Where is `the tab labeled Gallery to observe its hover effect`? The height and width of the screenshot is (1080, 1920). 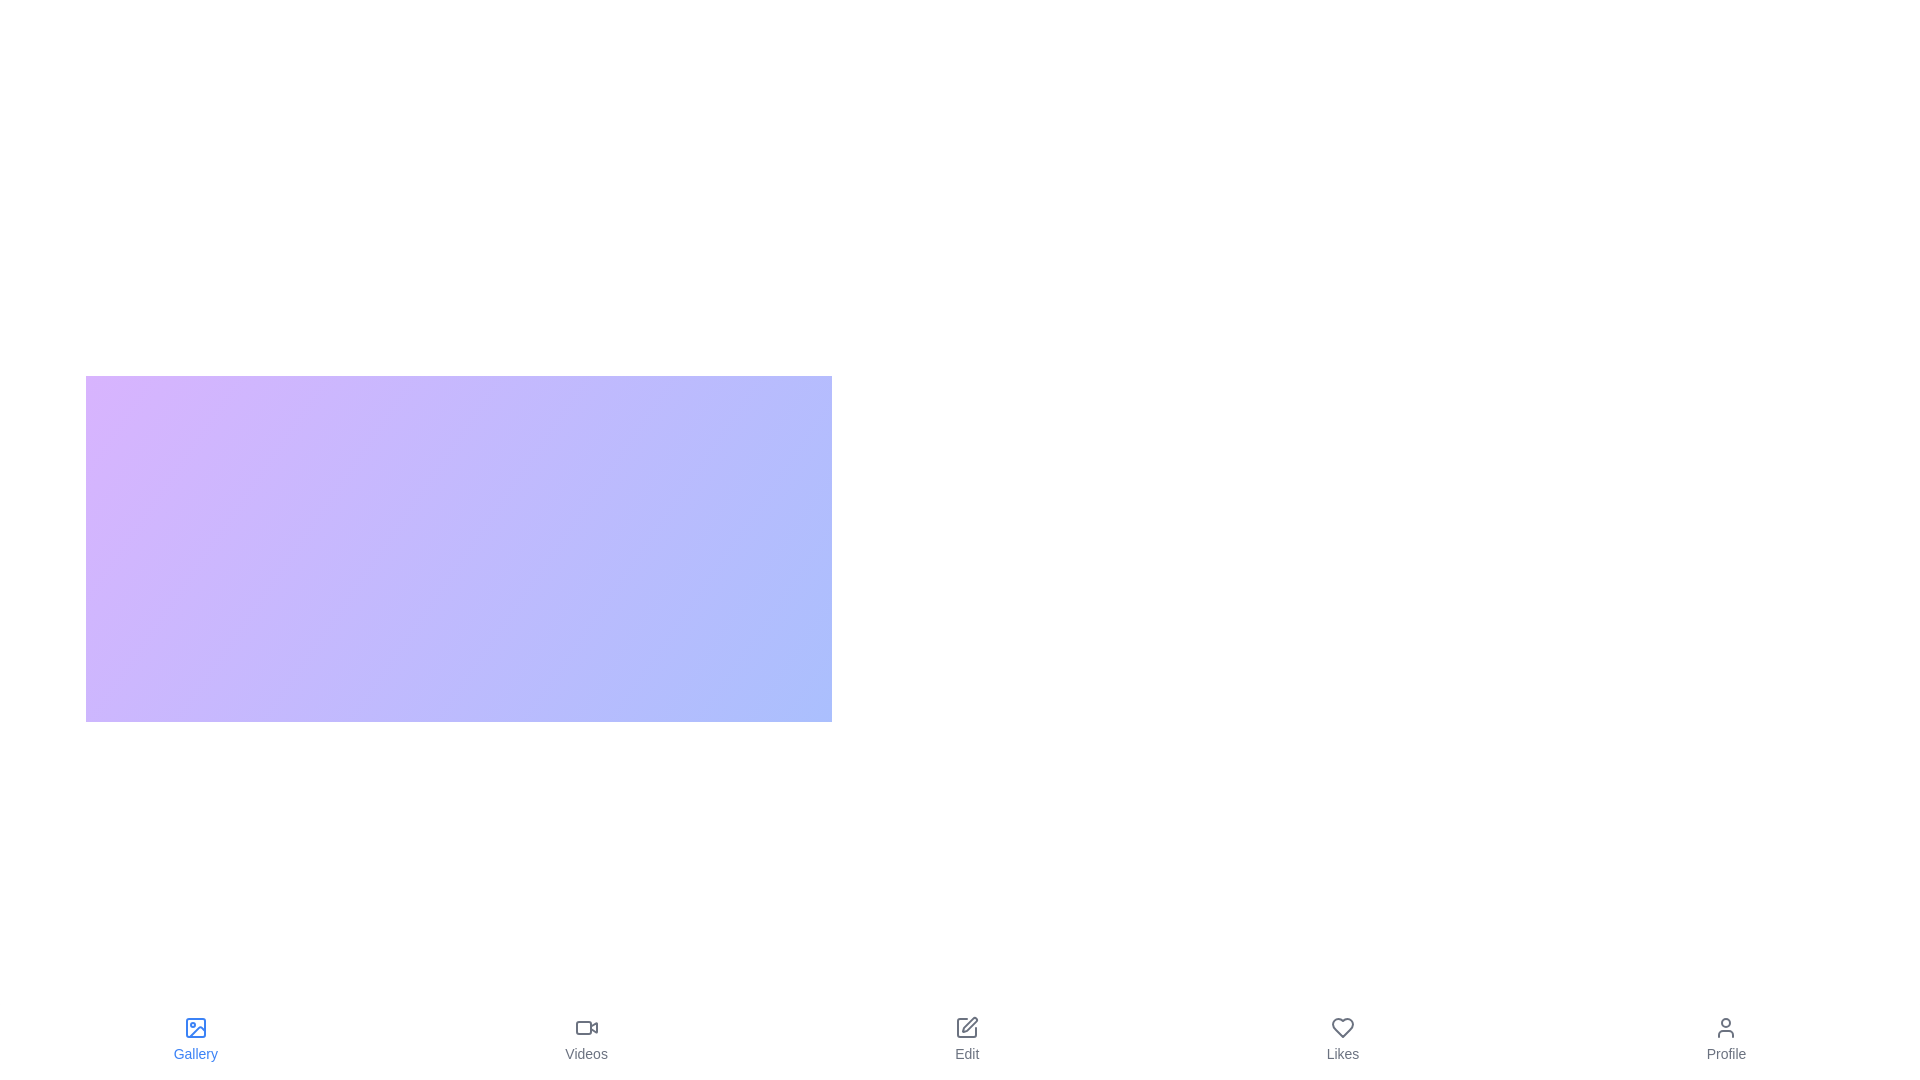
the tab labeled Gallery to observe its hover effect is located at coordinates (195, 1039).